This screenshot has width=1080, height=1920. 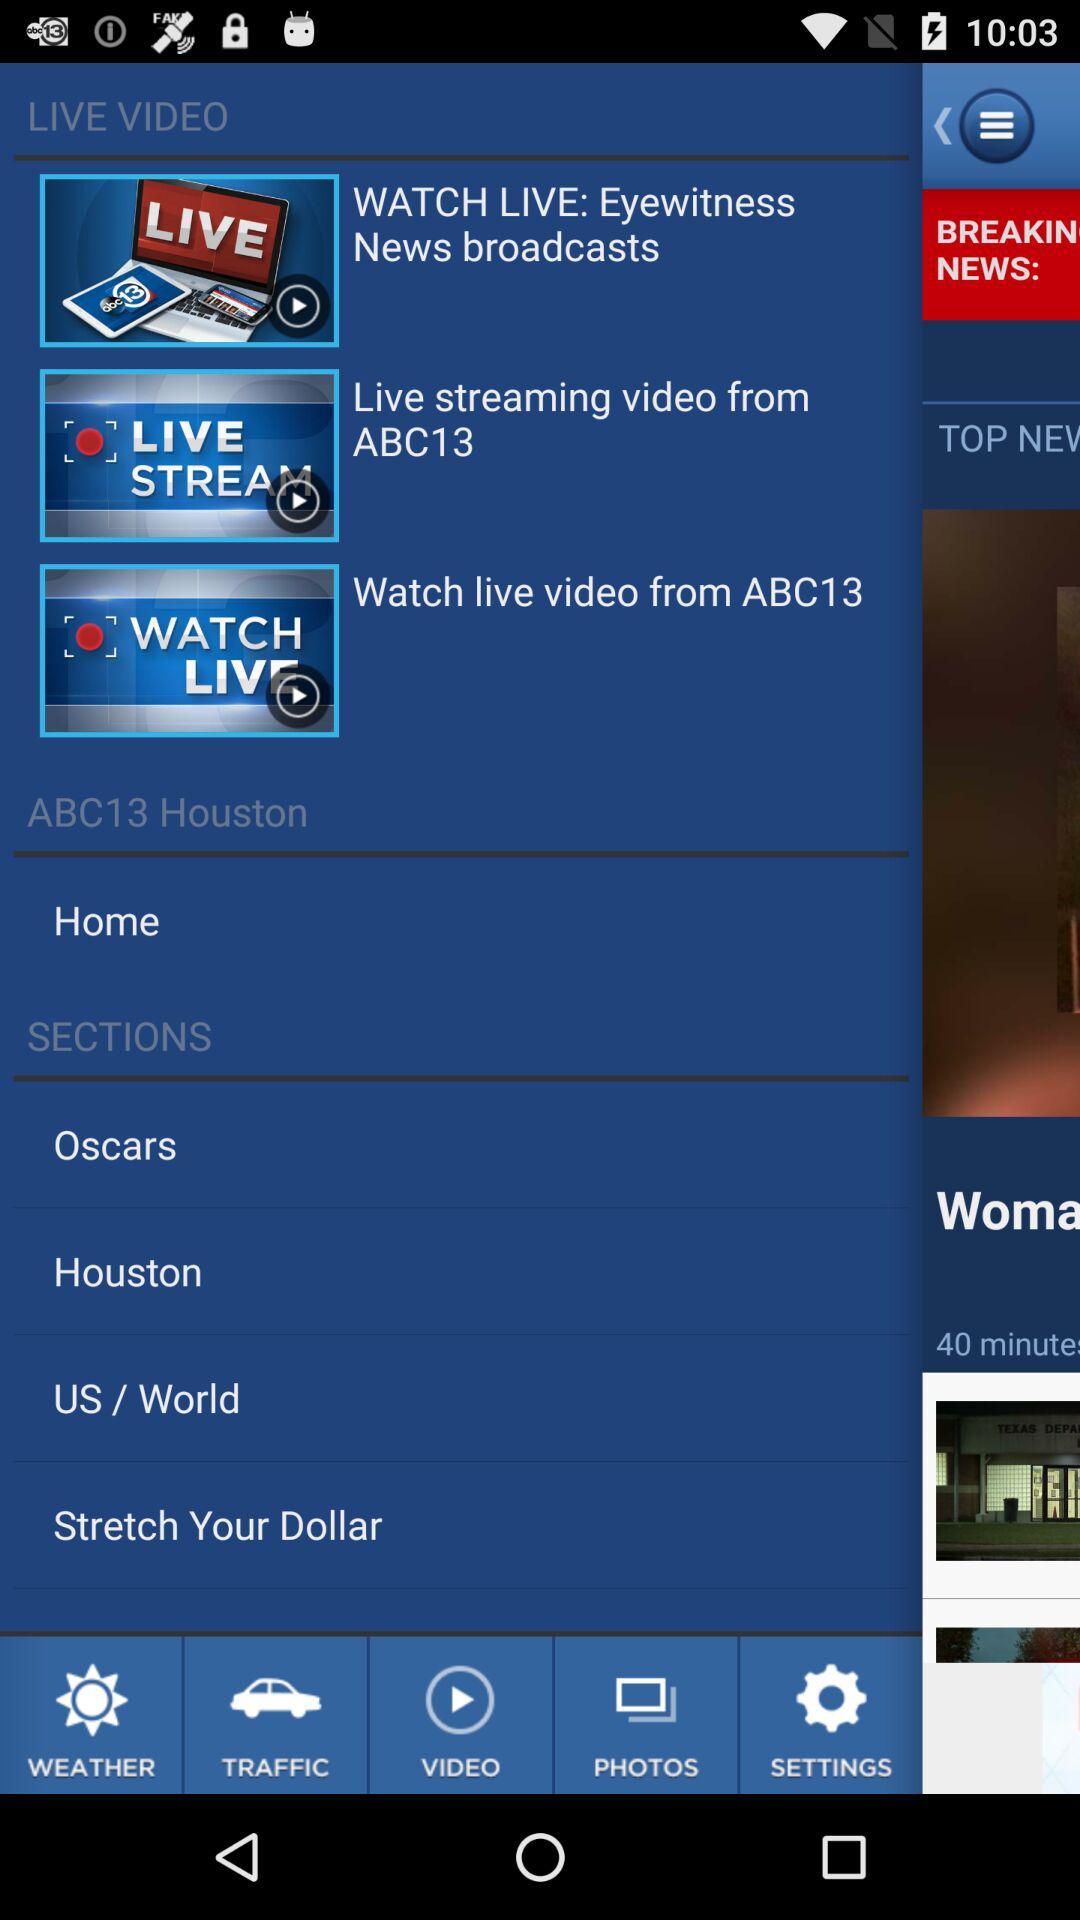 I want to click on access video, so click(x=460, y=1714).